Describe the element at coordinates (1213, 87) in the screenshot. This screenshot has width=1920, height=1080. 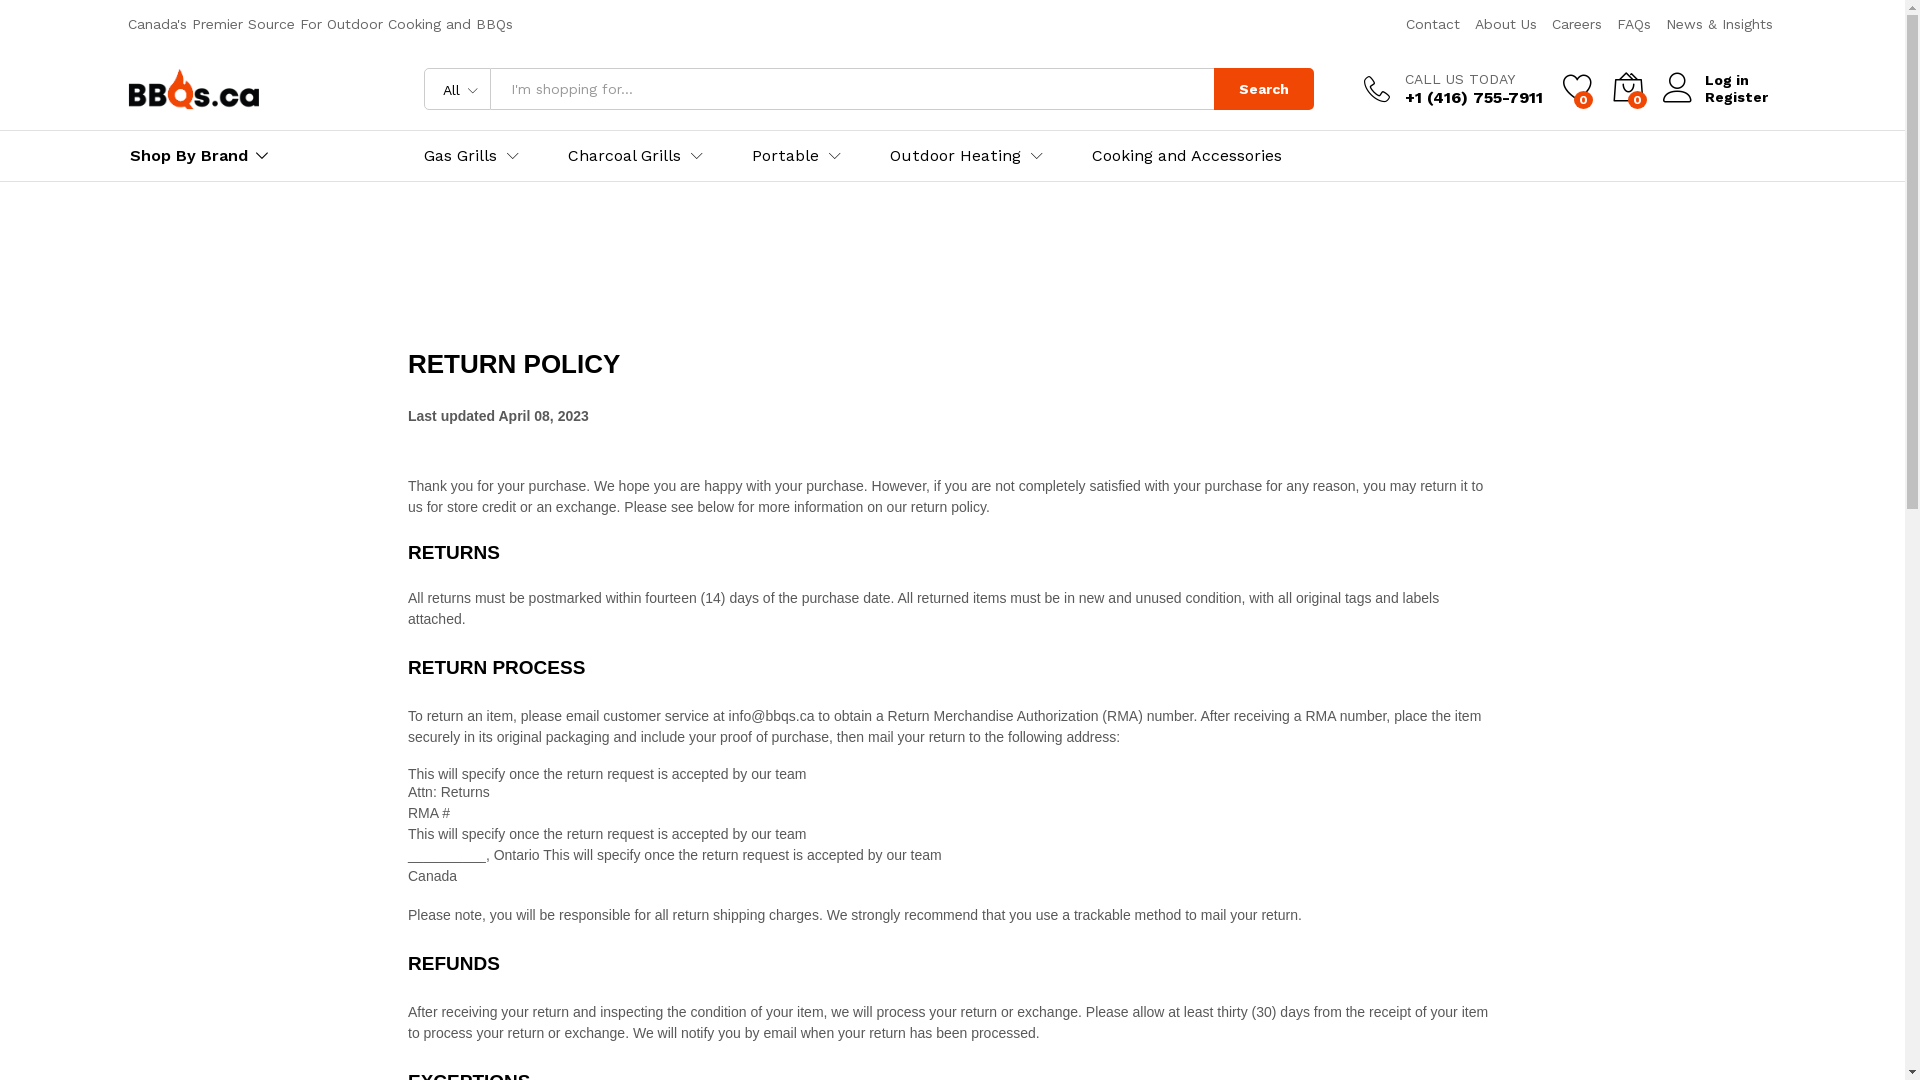
I see `'Search'` at that location.